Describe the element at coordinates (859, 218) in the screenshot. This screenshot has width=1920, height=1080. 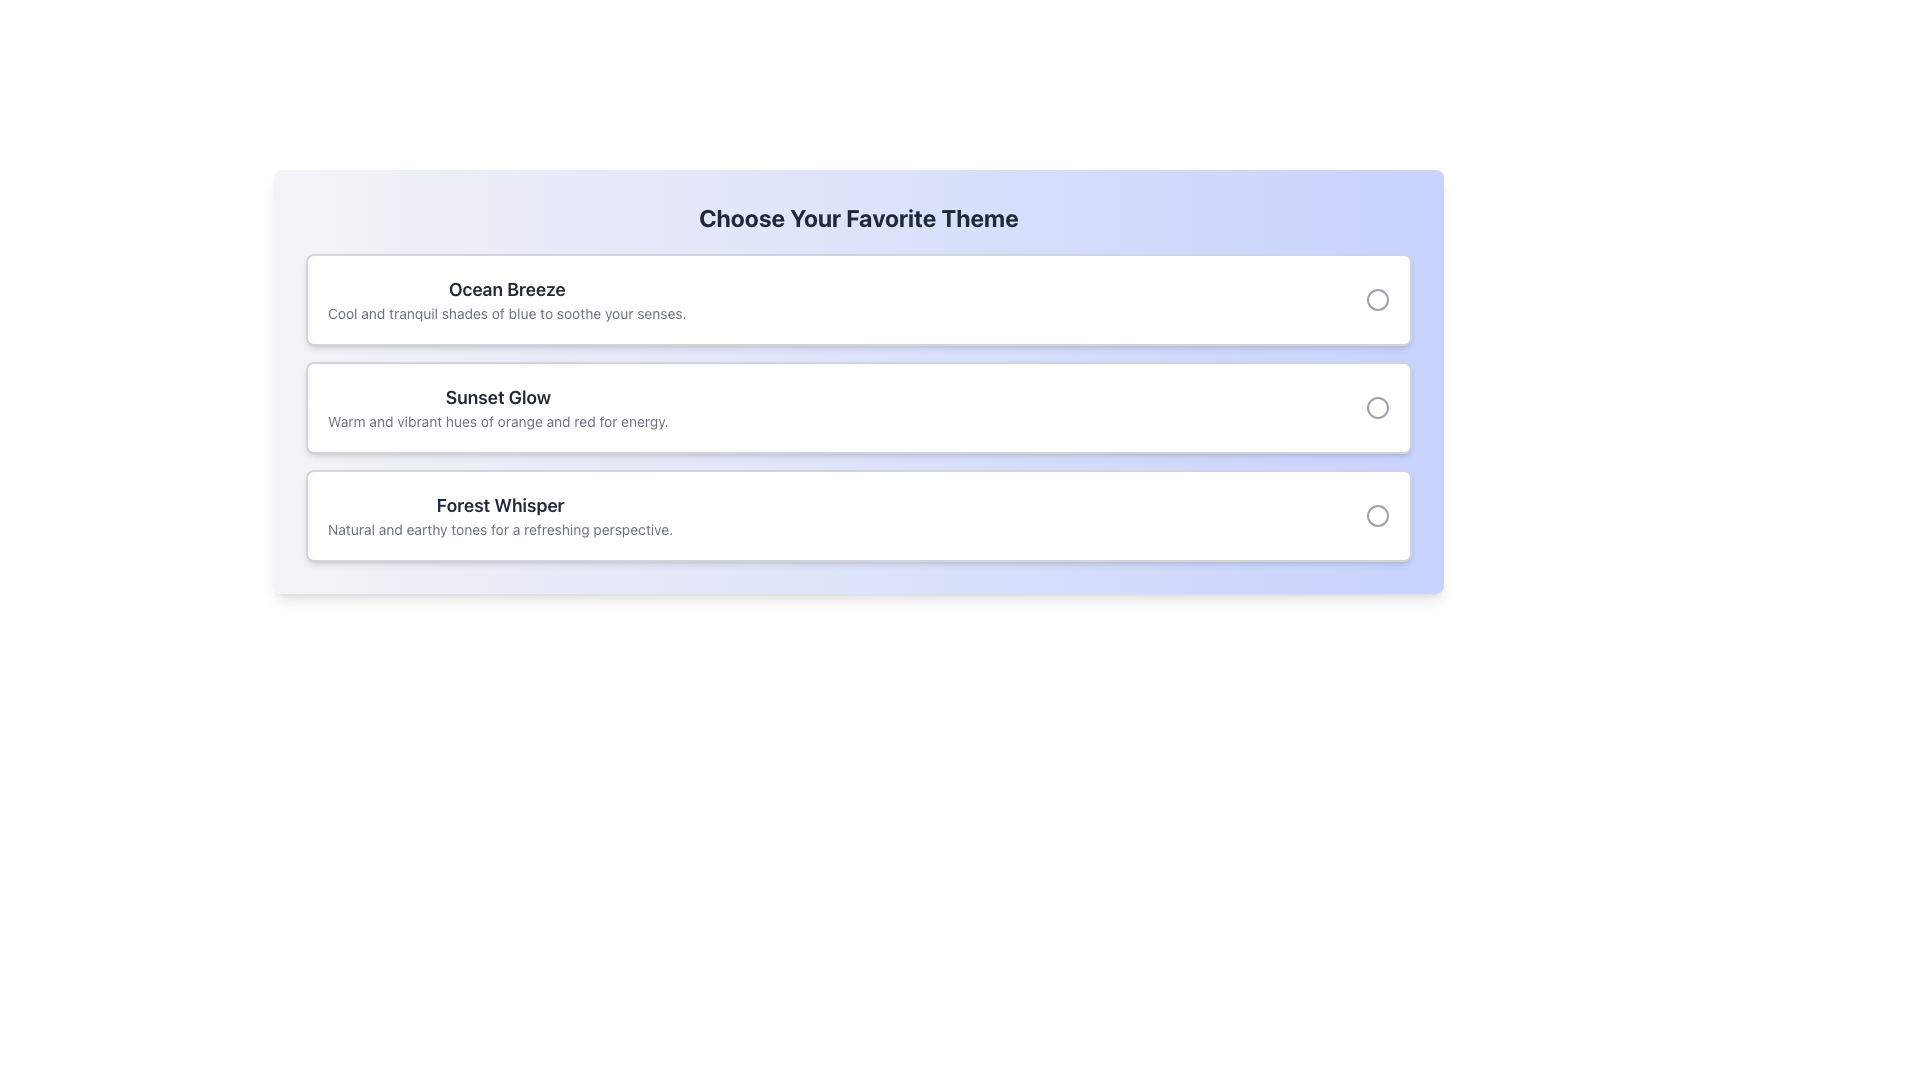
I see `the text header displaying 'Choose Your Favorite Theme' which is in large, bold, dark gray font at the top center of the interface` at that location.